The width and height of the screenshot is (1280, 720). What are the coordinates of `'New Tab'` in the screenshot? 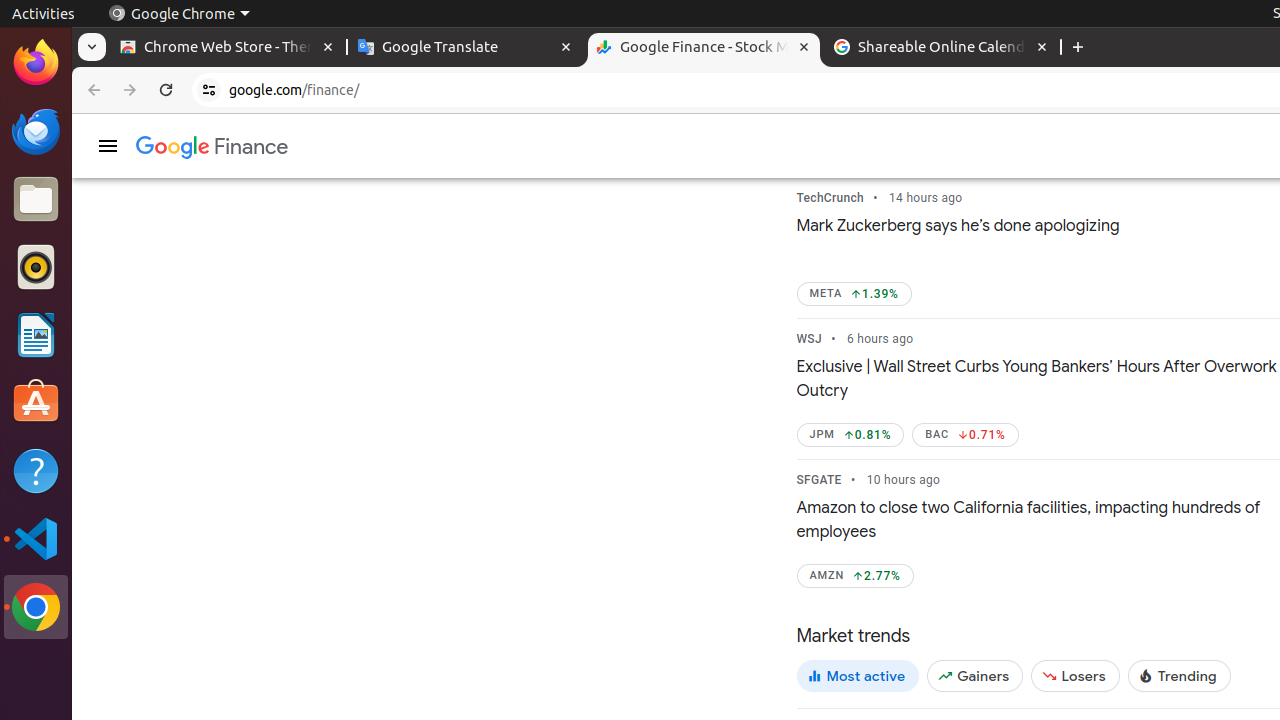 It's located at (1077, 46).